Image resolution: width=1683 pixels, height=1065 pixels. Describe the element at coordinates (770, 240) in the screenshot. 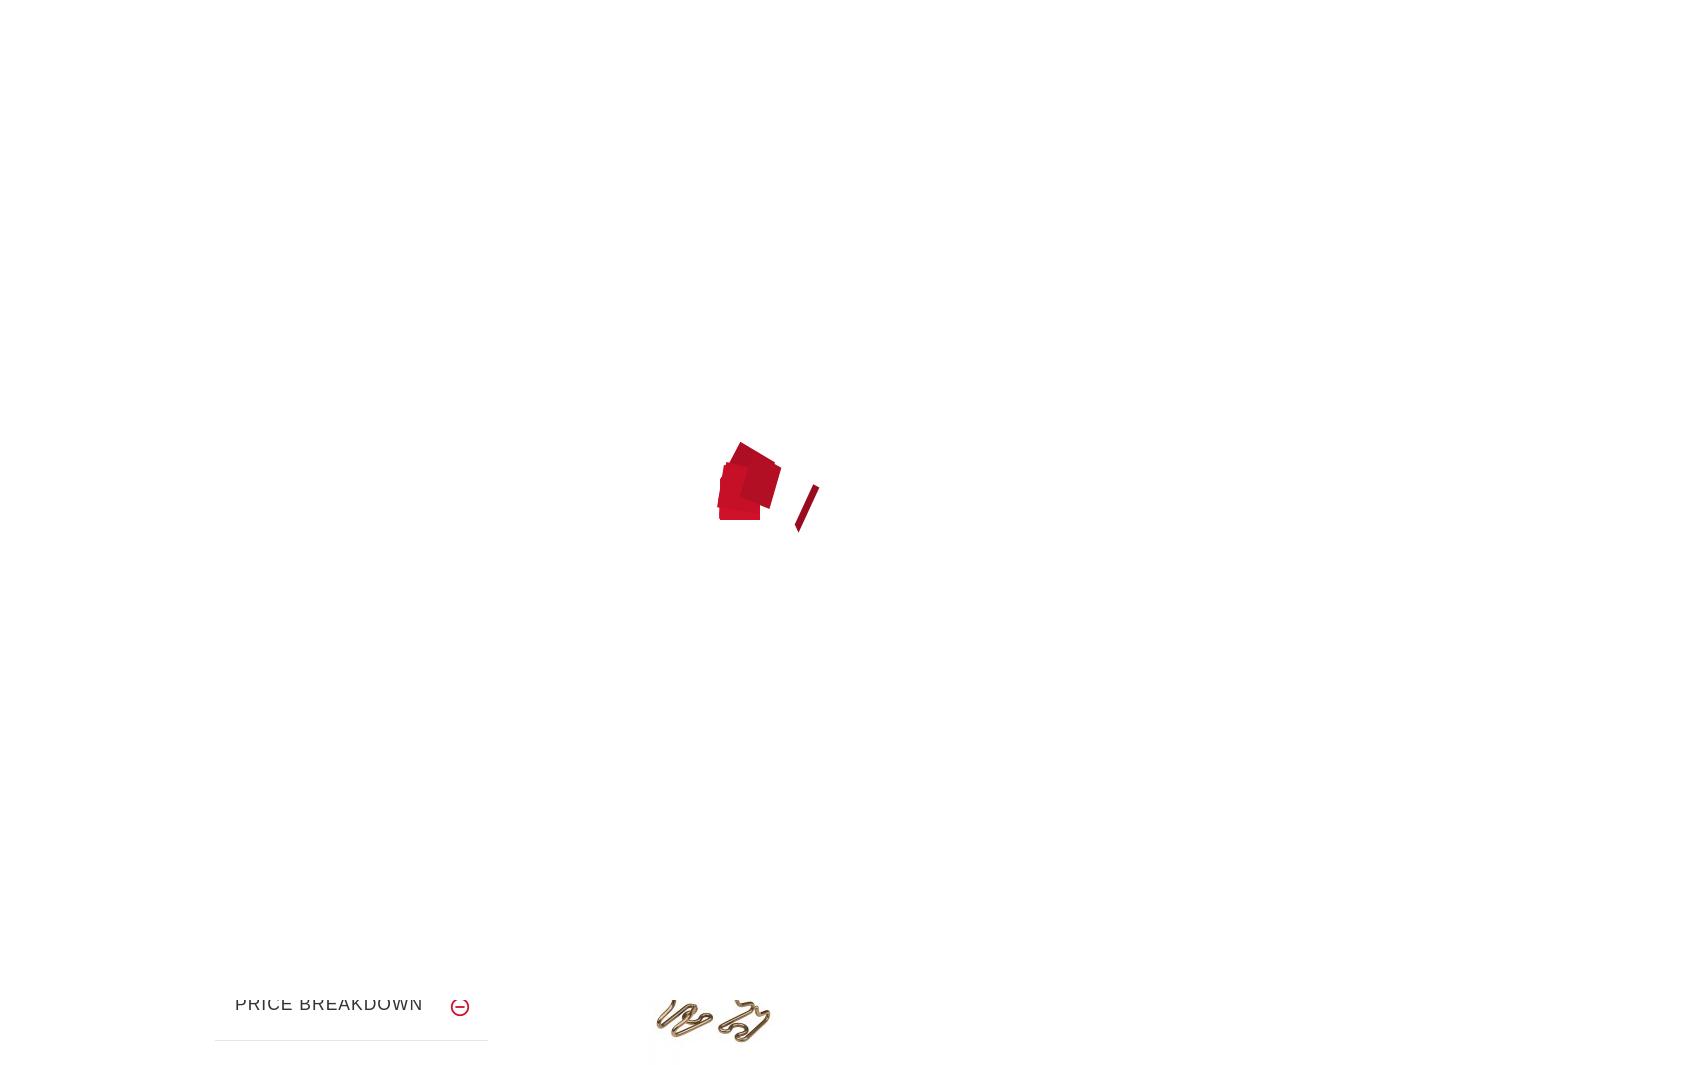

I see `'Extra Links'` at that location.